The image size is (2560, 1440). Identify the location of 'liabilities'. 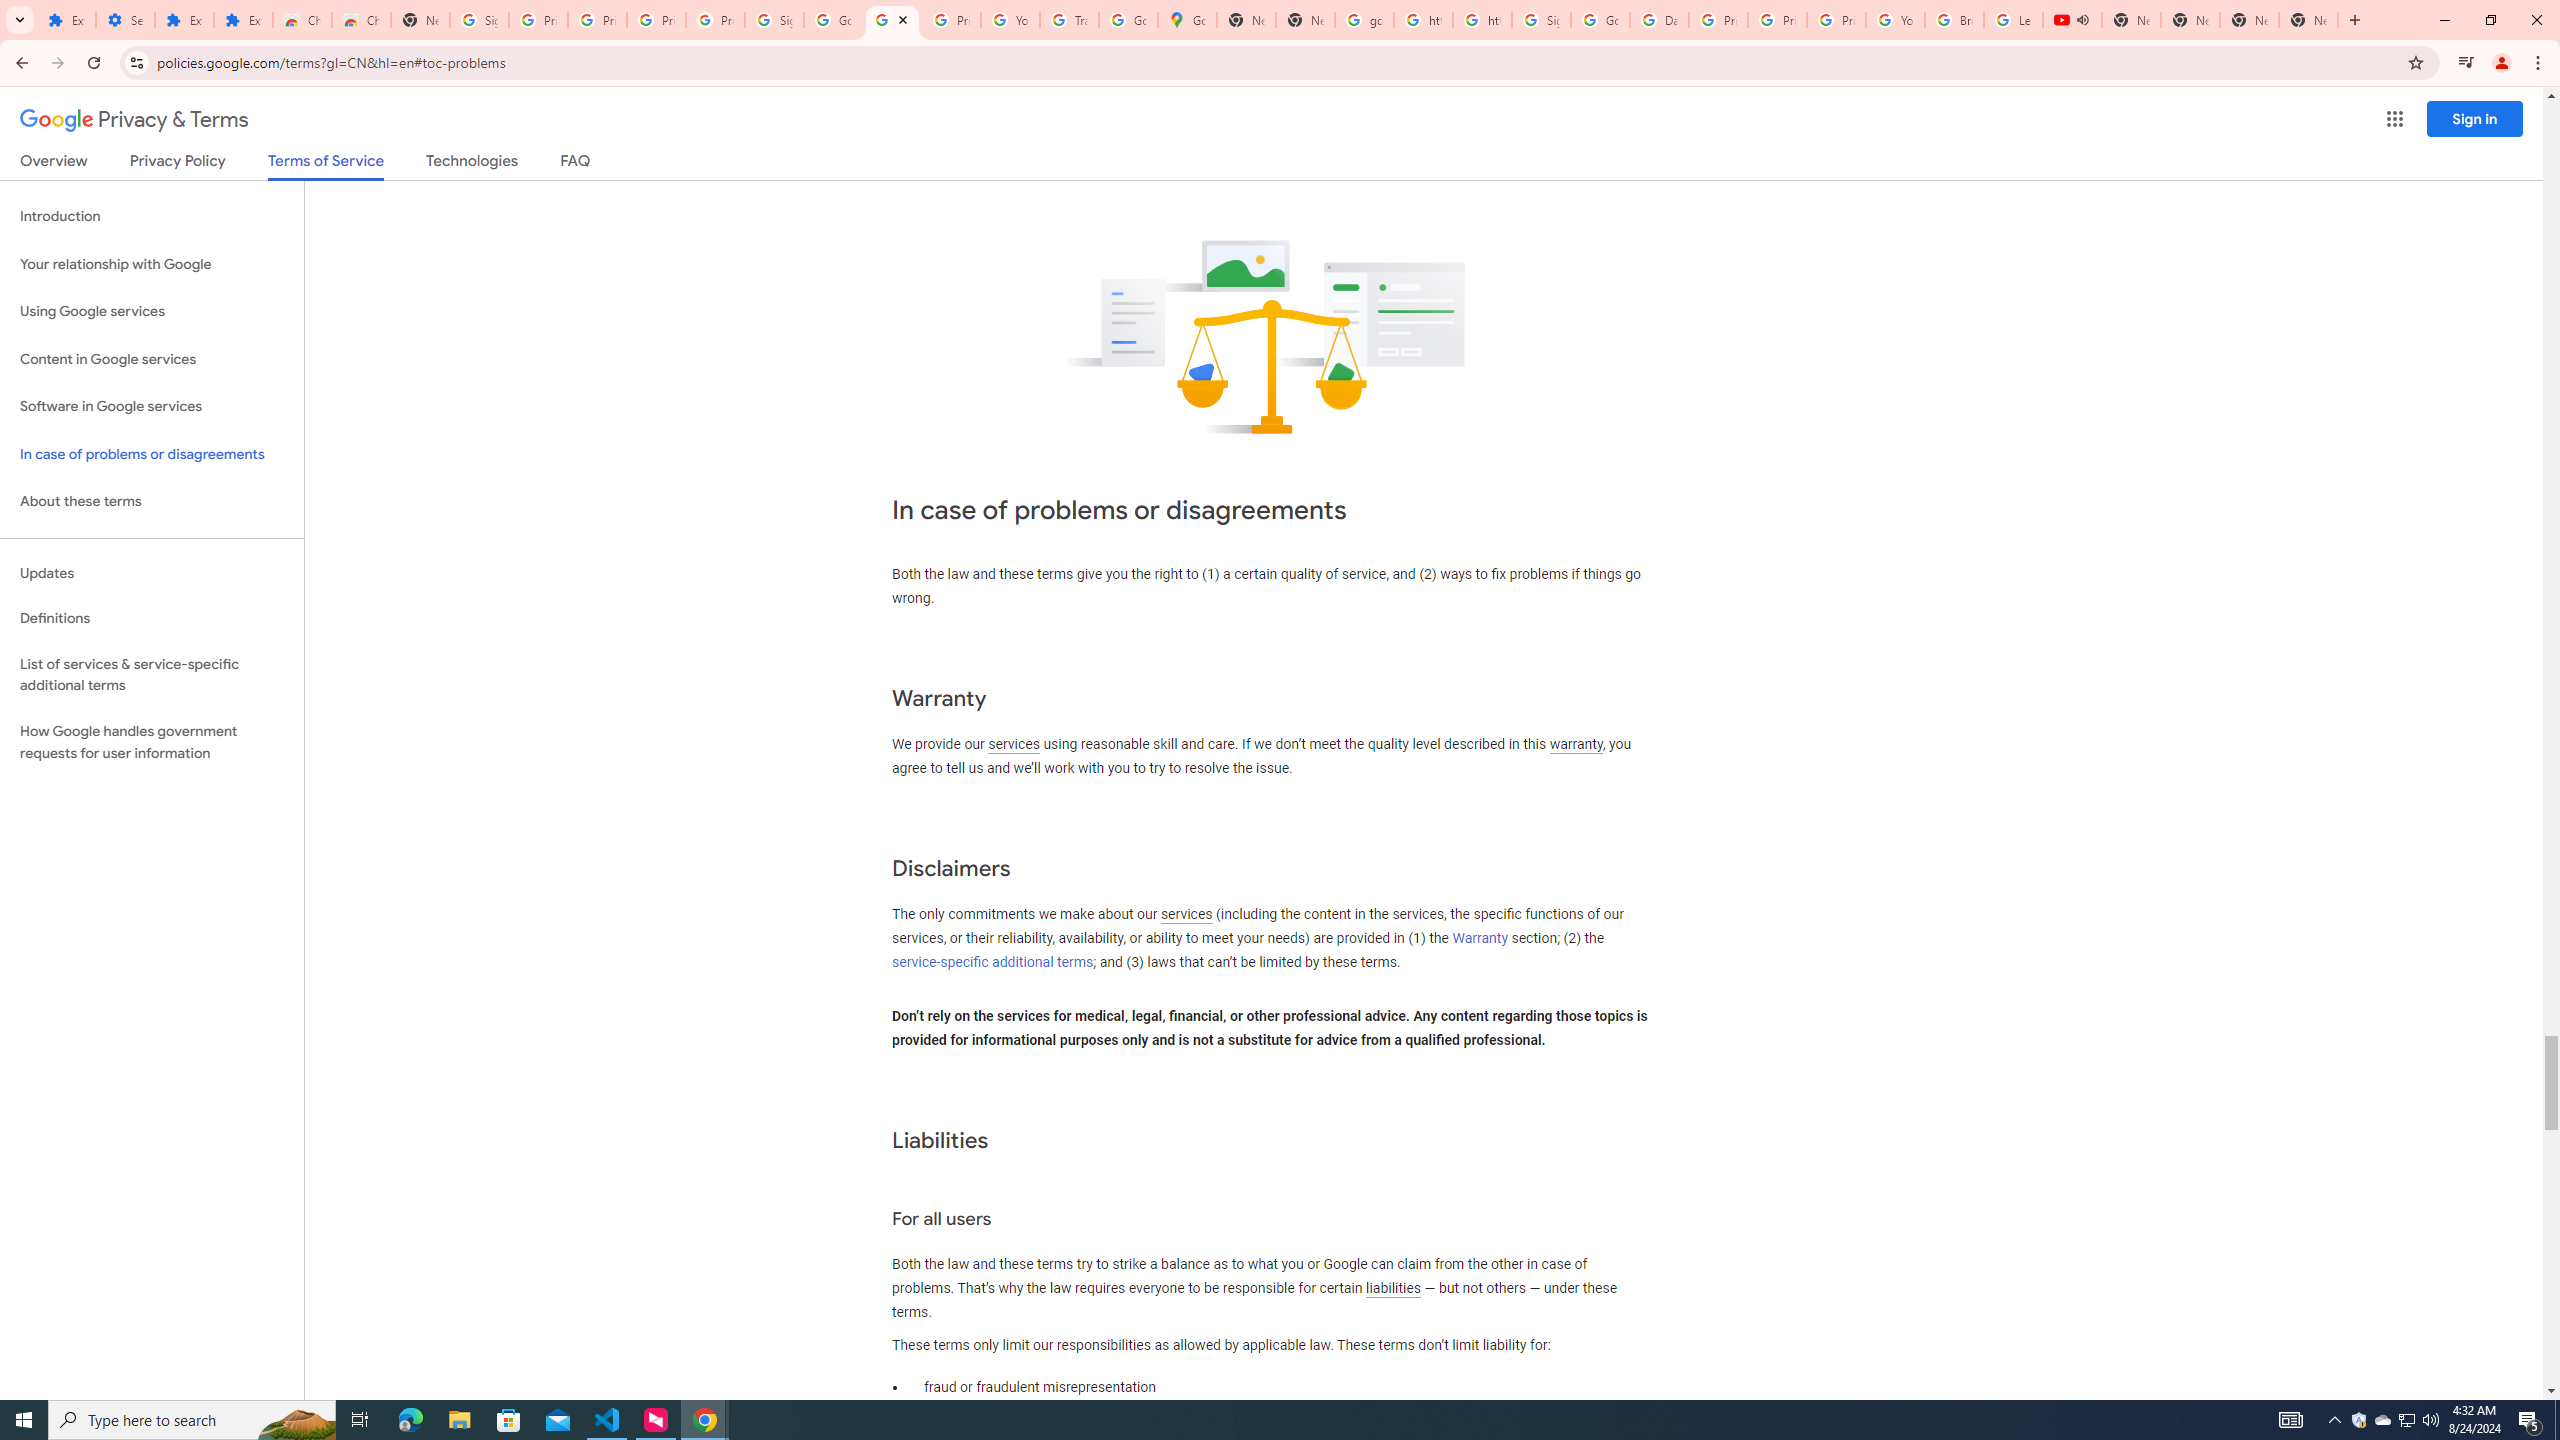
(1391, 1287).